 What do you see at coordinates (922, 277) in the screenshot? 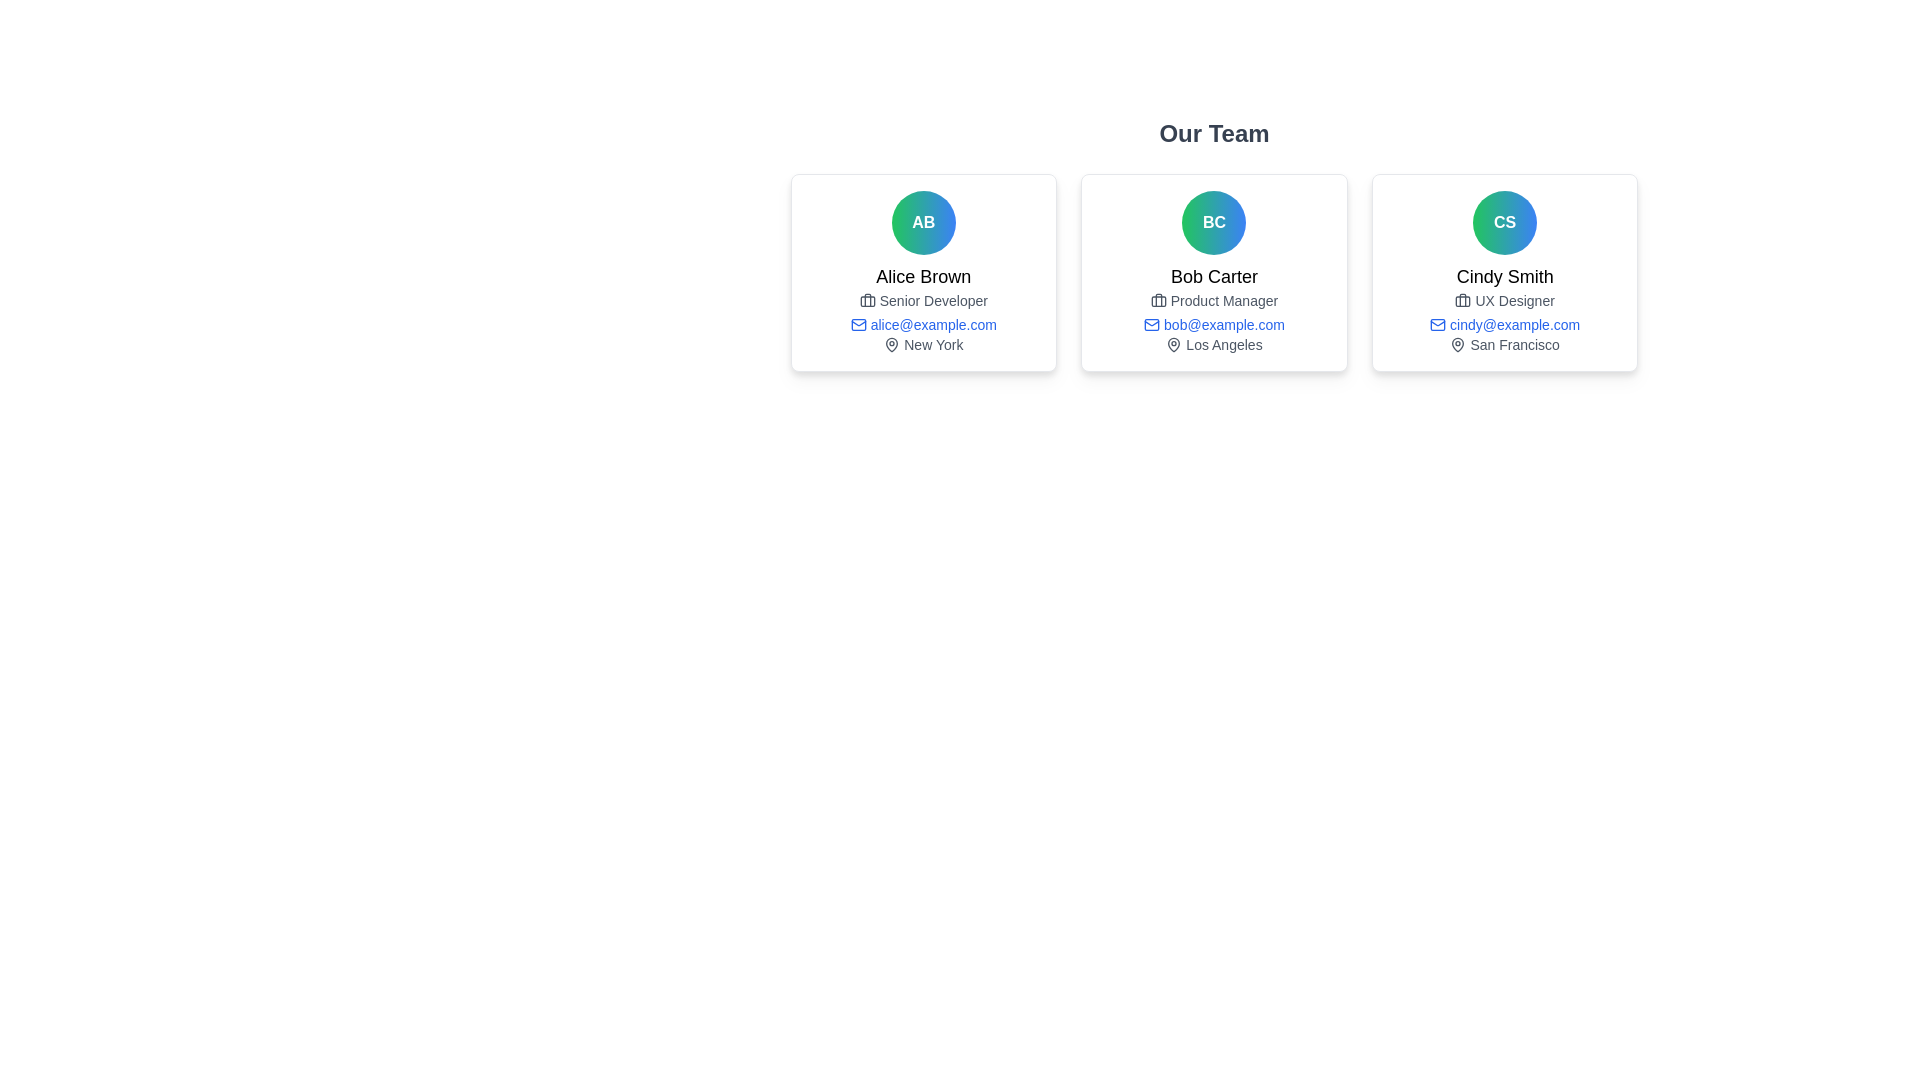
I see `text content 'Alice Brown' from the name section of the user profile card, which is displayed in a bold font below the avatar icon with initials 'AB'` at bounding box center [922, 277].